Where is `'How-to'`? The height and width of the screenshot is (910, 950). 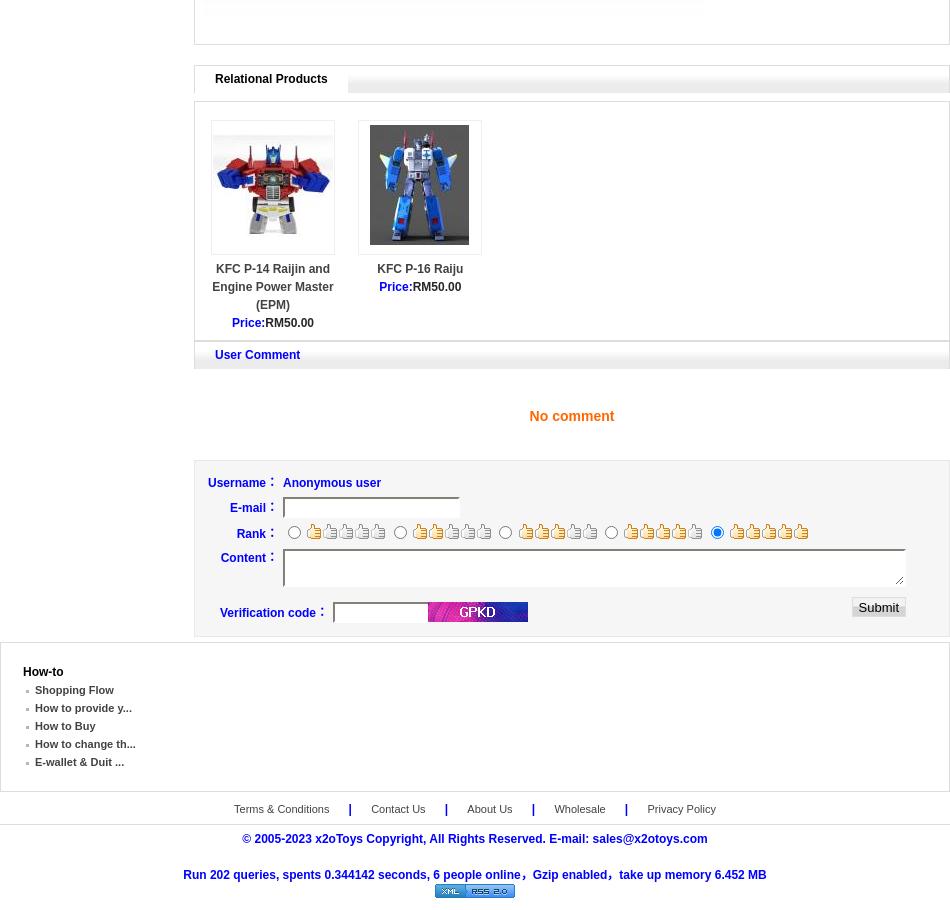
'How-to' is located at coordinates (43, 671).